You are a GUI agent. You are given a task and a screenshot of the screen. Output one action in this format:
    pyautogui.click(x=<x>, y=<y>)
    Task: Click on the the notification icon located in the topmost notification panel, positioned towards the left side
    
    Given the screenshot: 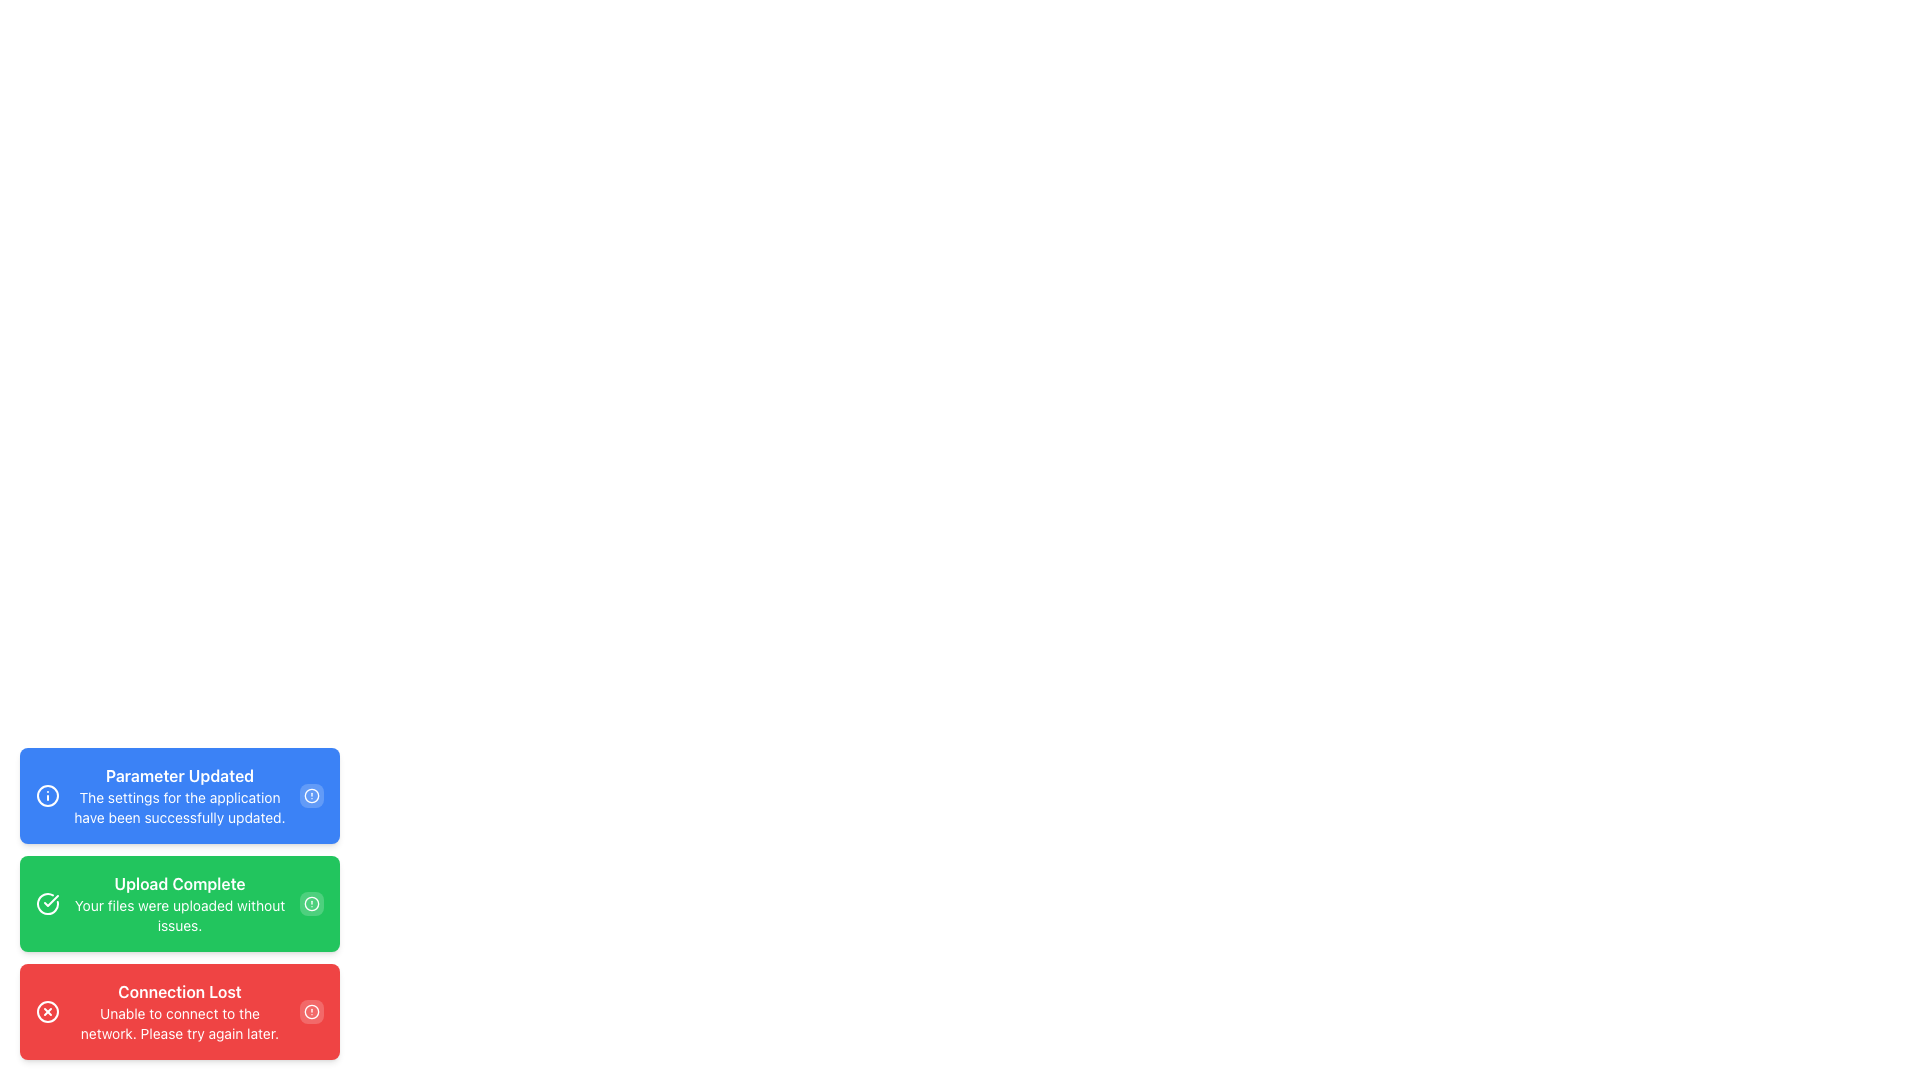 What is the action you would take?
    pyautogui.click(x=48, y=794)
    